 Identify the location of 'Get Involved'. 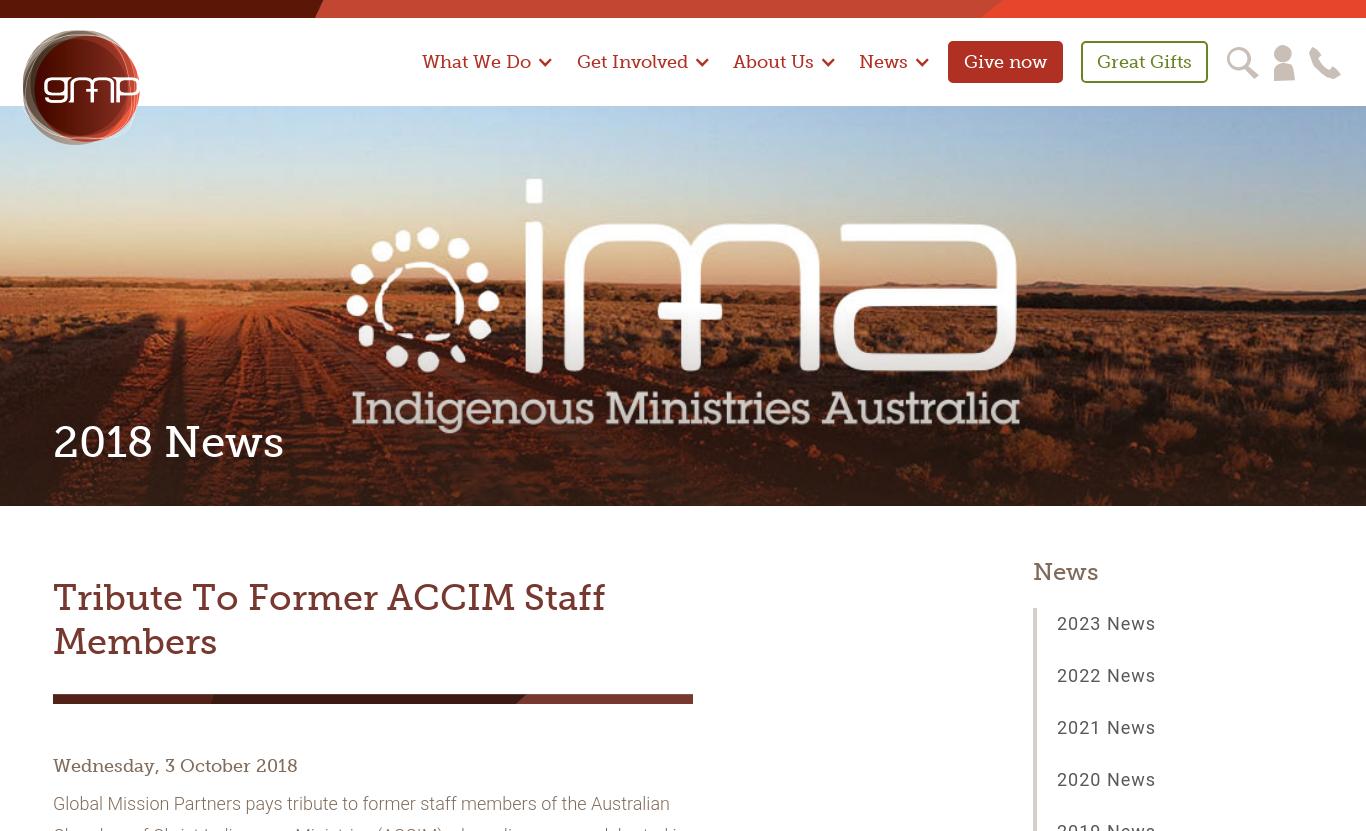
(630, 60).